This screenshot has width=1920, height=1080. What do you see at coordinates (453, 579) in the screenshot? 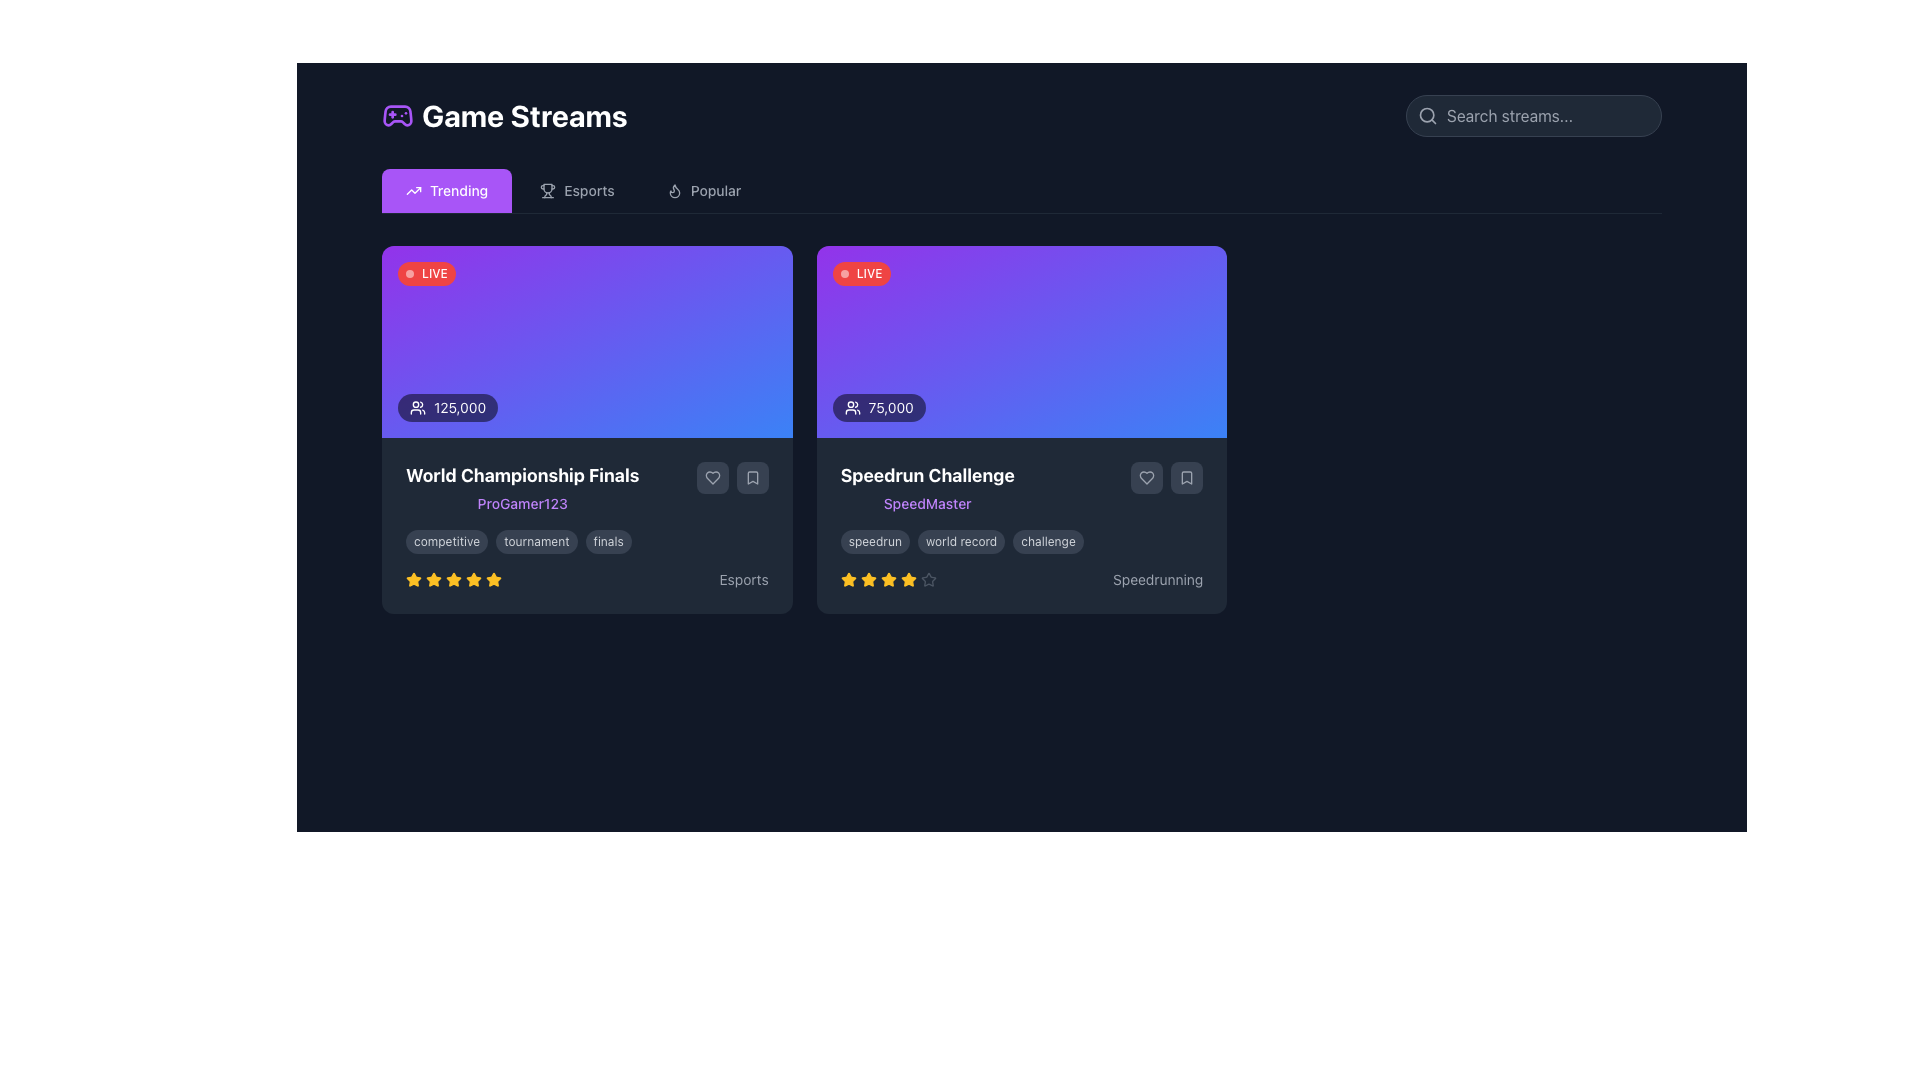
I see `the first golden-yellow star in the rating component below 'World Championship Finals' and 'ProGamer123' to interact with the rating system` at bounding box center [453, 579].